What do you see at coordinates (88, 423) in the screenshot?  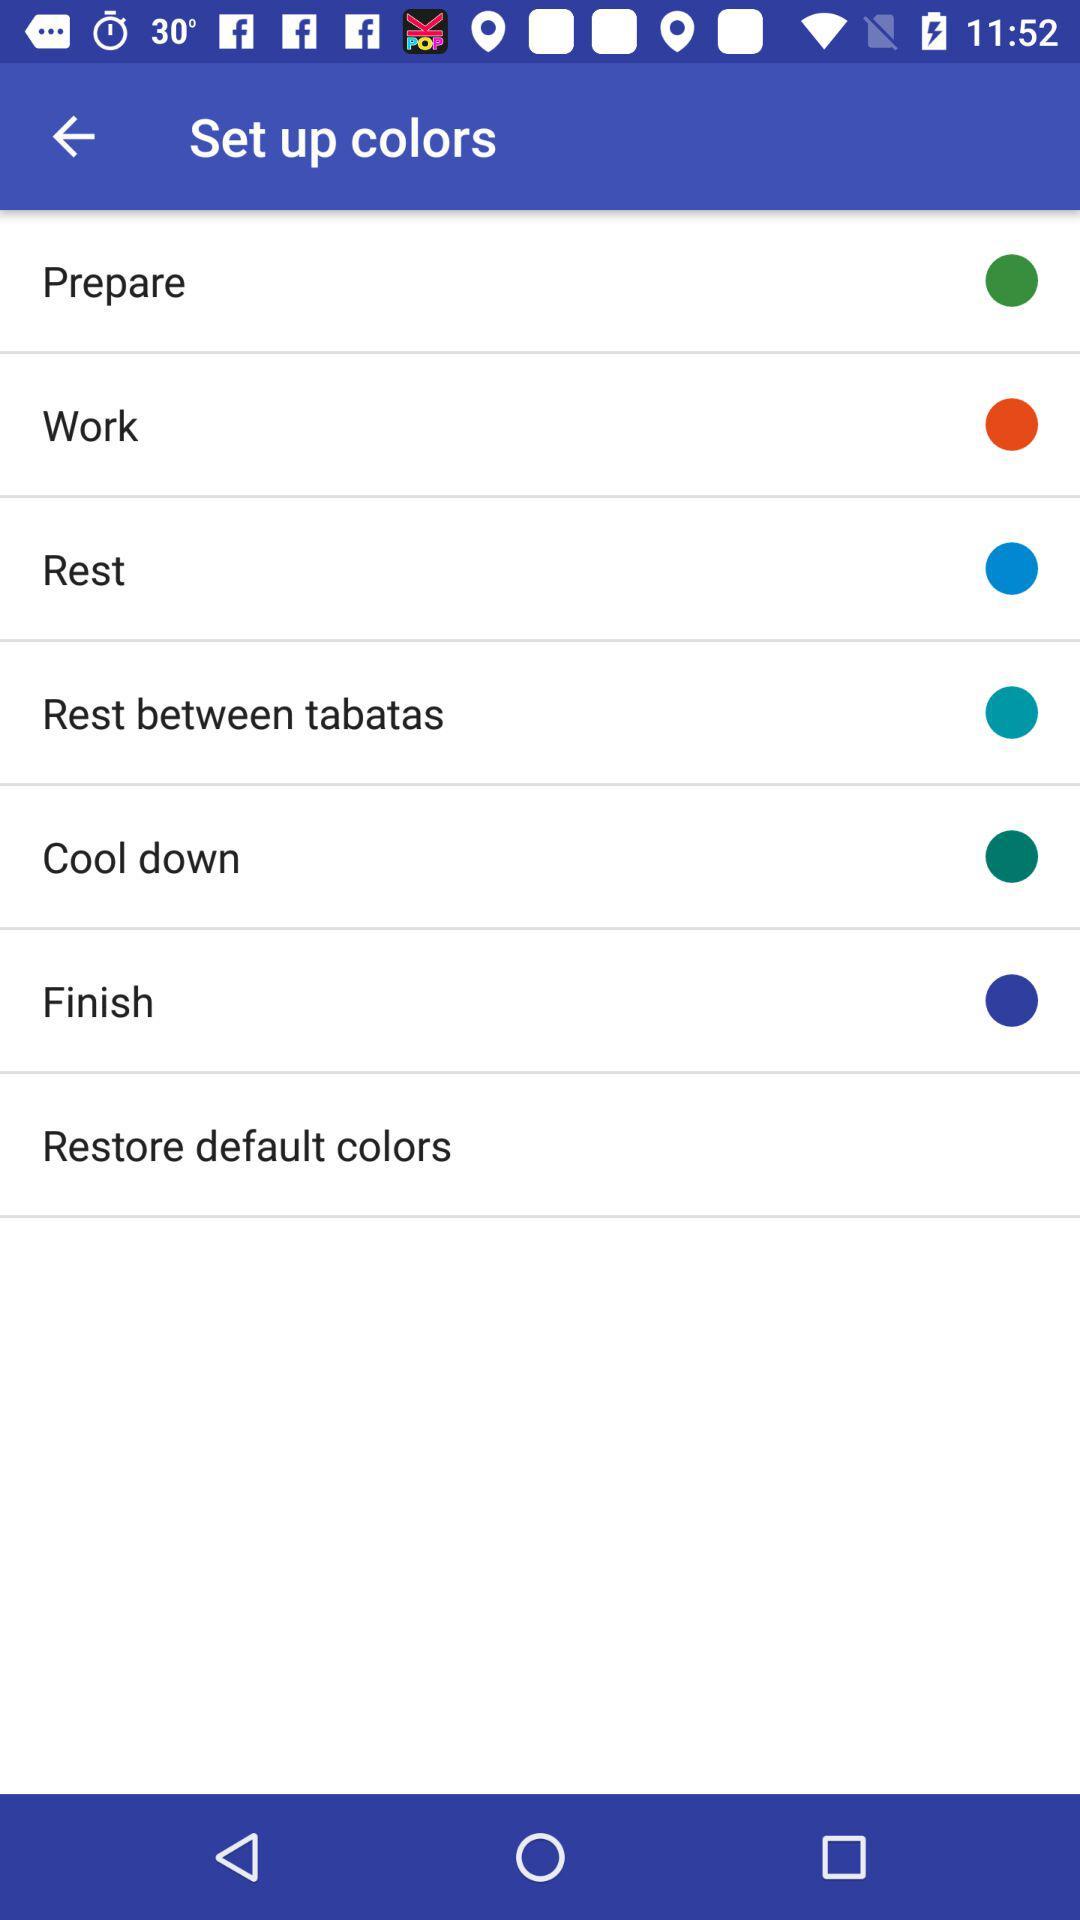 I see `the item below prepare item` at bounding box center [88, 423].